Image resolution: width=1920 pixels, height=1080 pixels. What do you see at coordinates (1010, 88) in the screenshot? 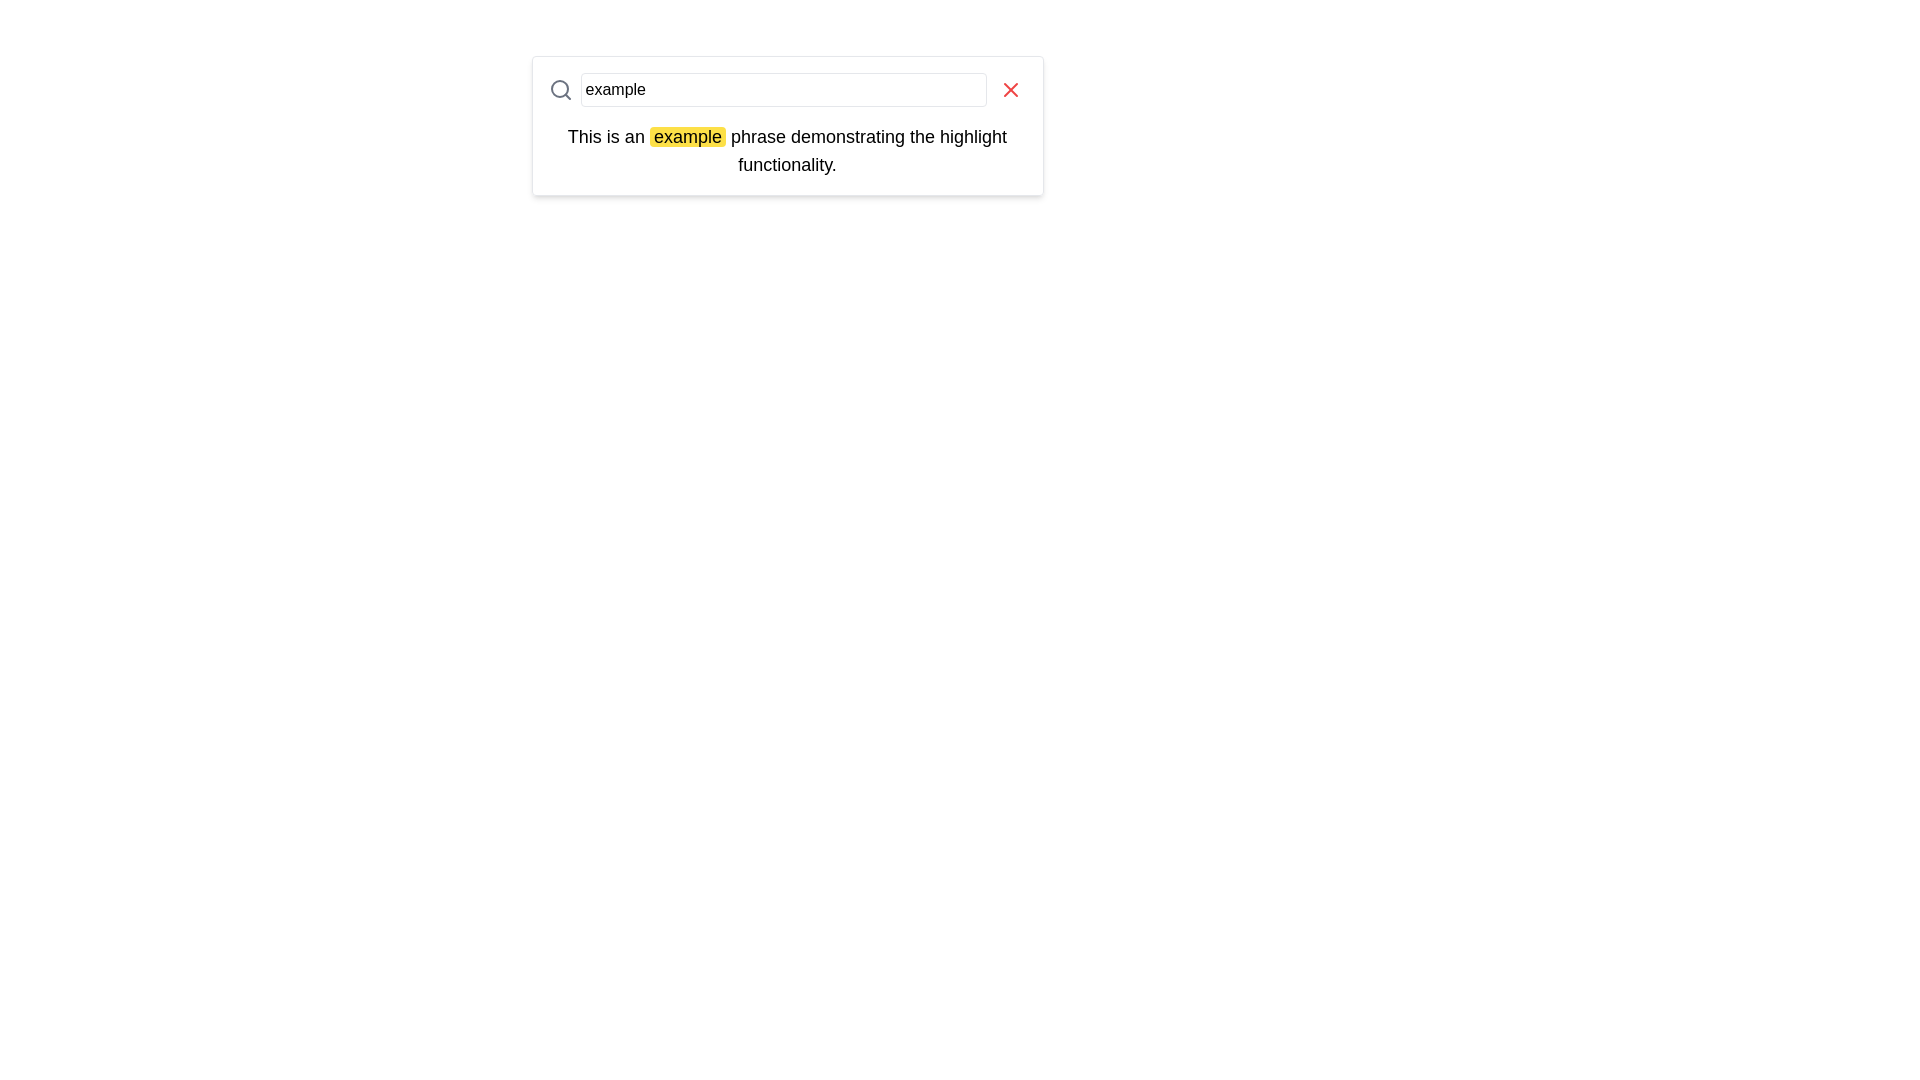
I see `the clear button located in the top-right corner of the search bar to clear the input field` at bounding box center [1010, 88].